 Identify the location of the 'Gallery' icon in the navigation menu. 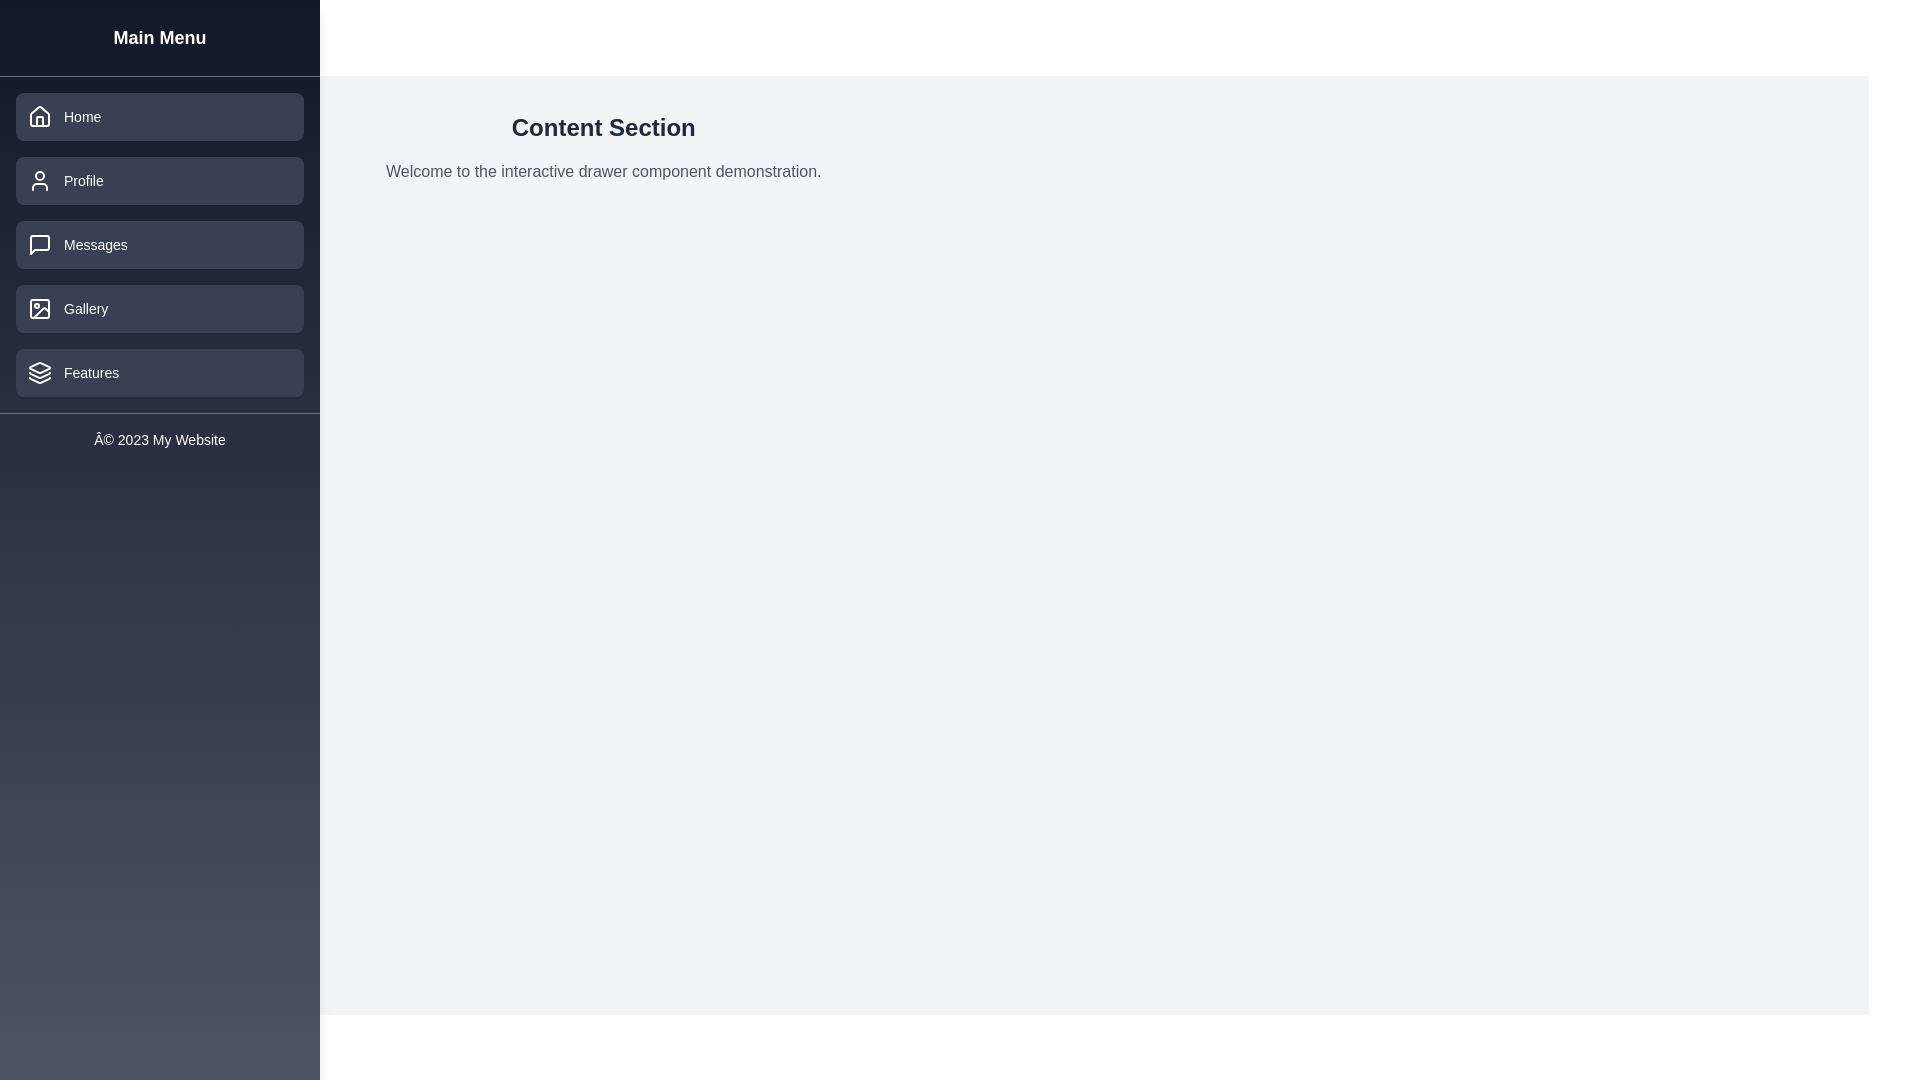
(39, 308).